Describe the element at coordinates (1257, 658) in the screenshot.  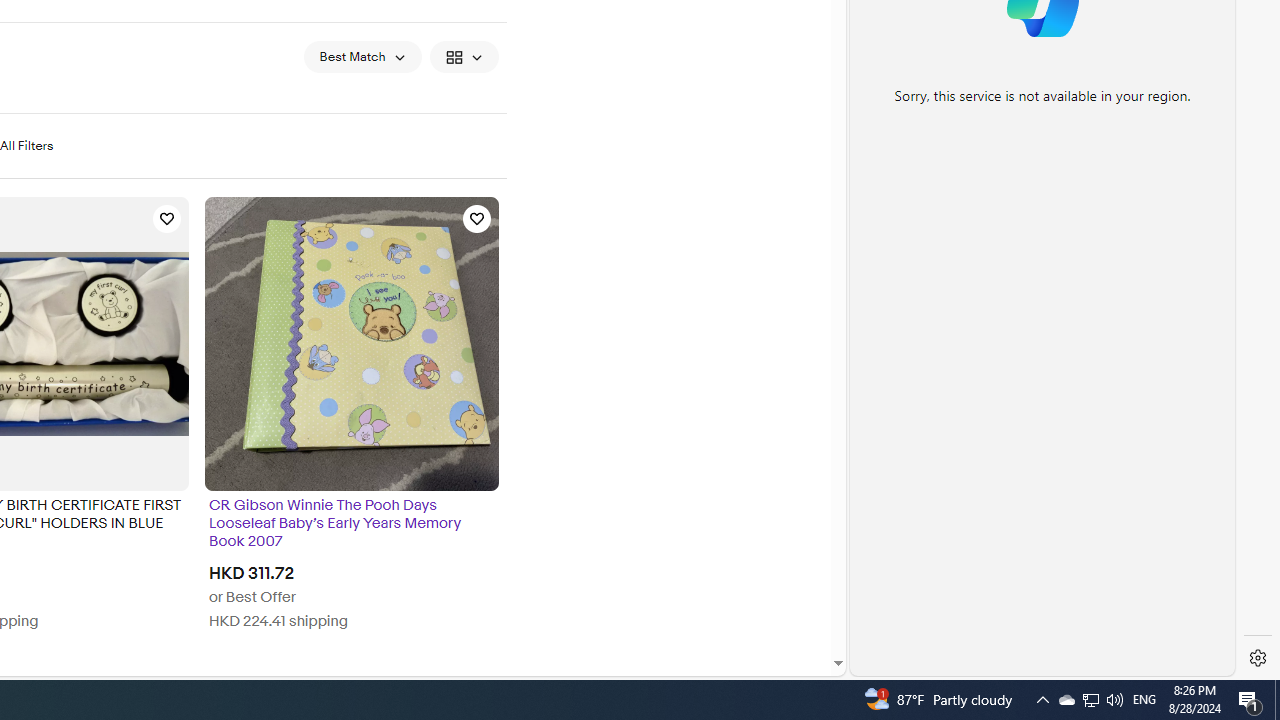
I see `'Settings'` at that location.